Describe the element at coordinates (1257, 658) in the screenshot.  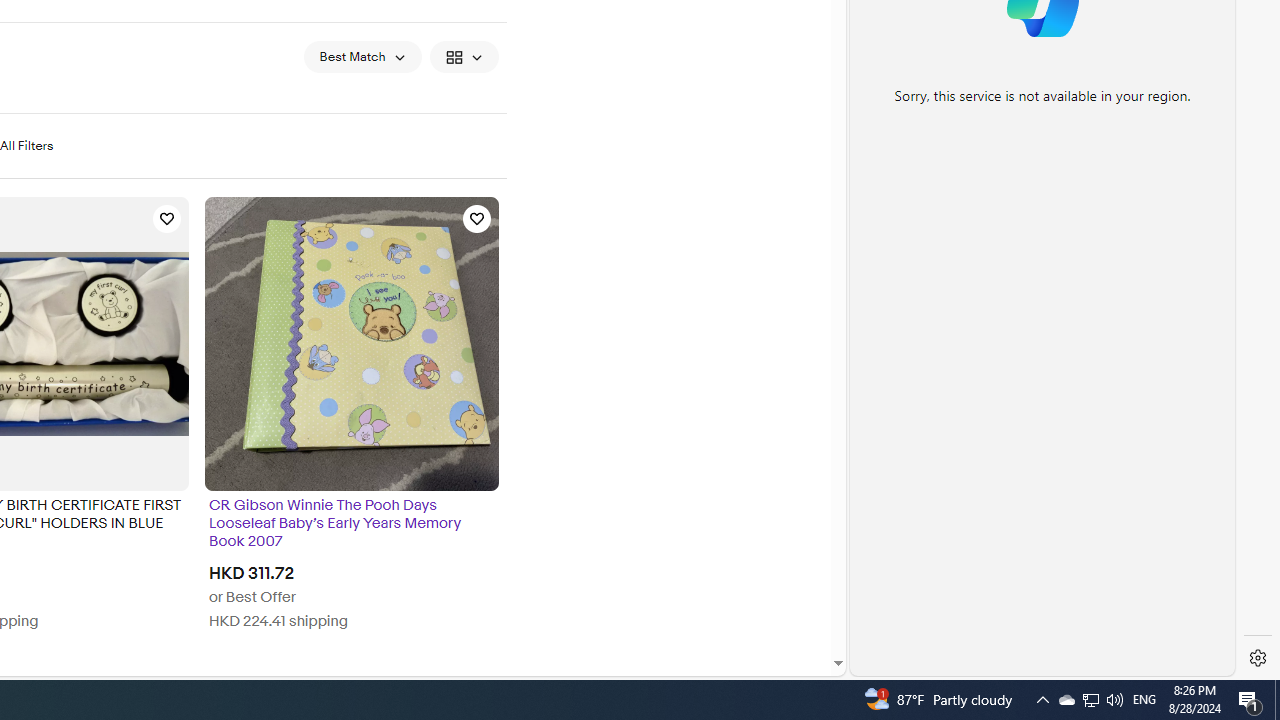
I see `'Settings'` at that location.